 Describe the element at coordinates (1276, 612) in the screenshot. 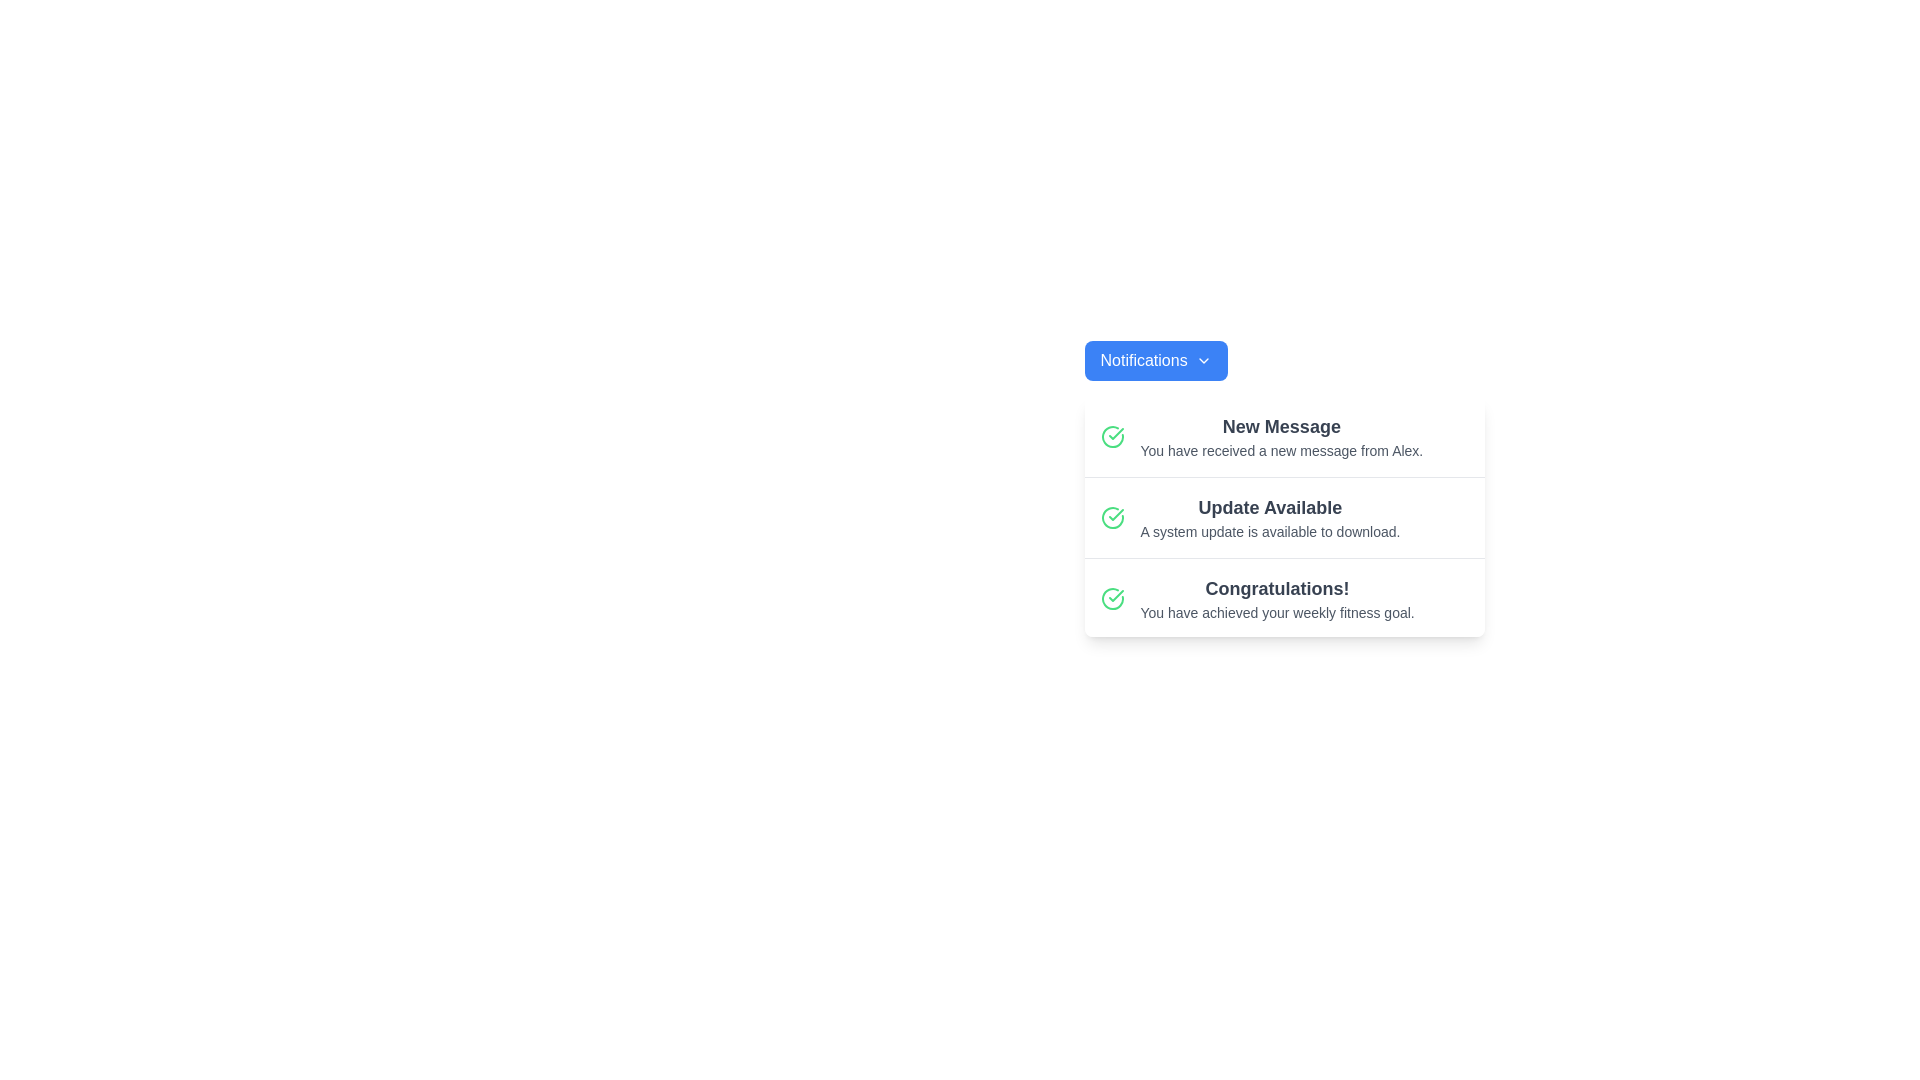

I see `second line of text in the notification message that informs the user about achieving a weekly fitness goal, which is displayed under the bolded title 'Congratulations!'` at that location.